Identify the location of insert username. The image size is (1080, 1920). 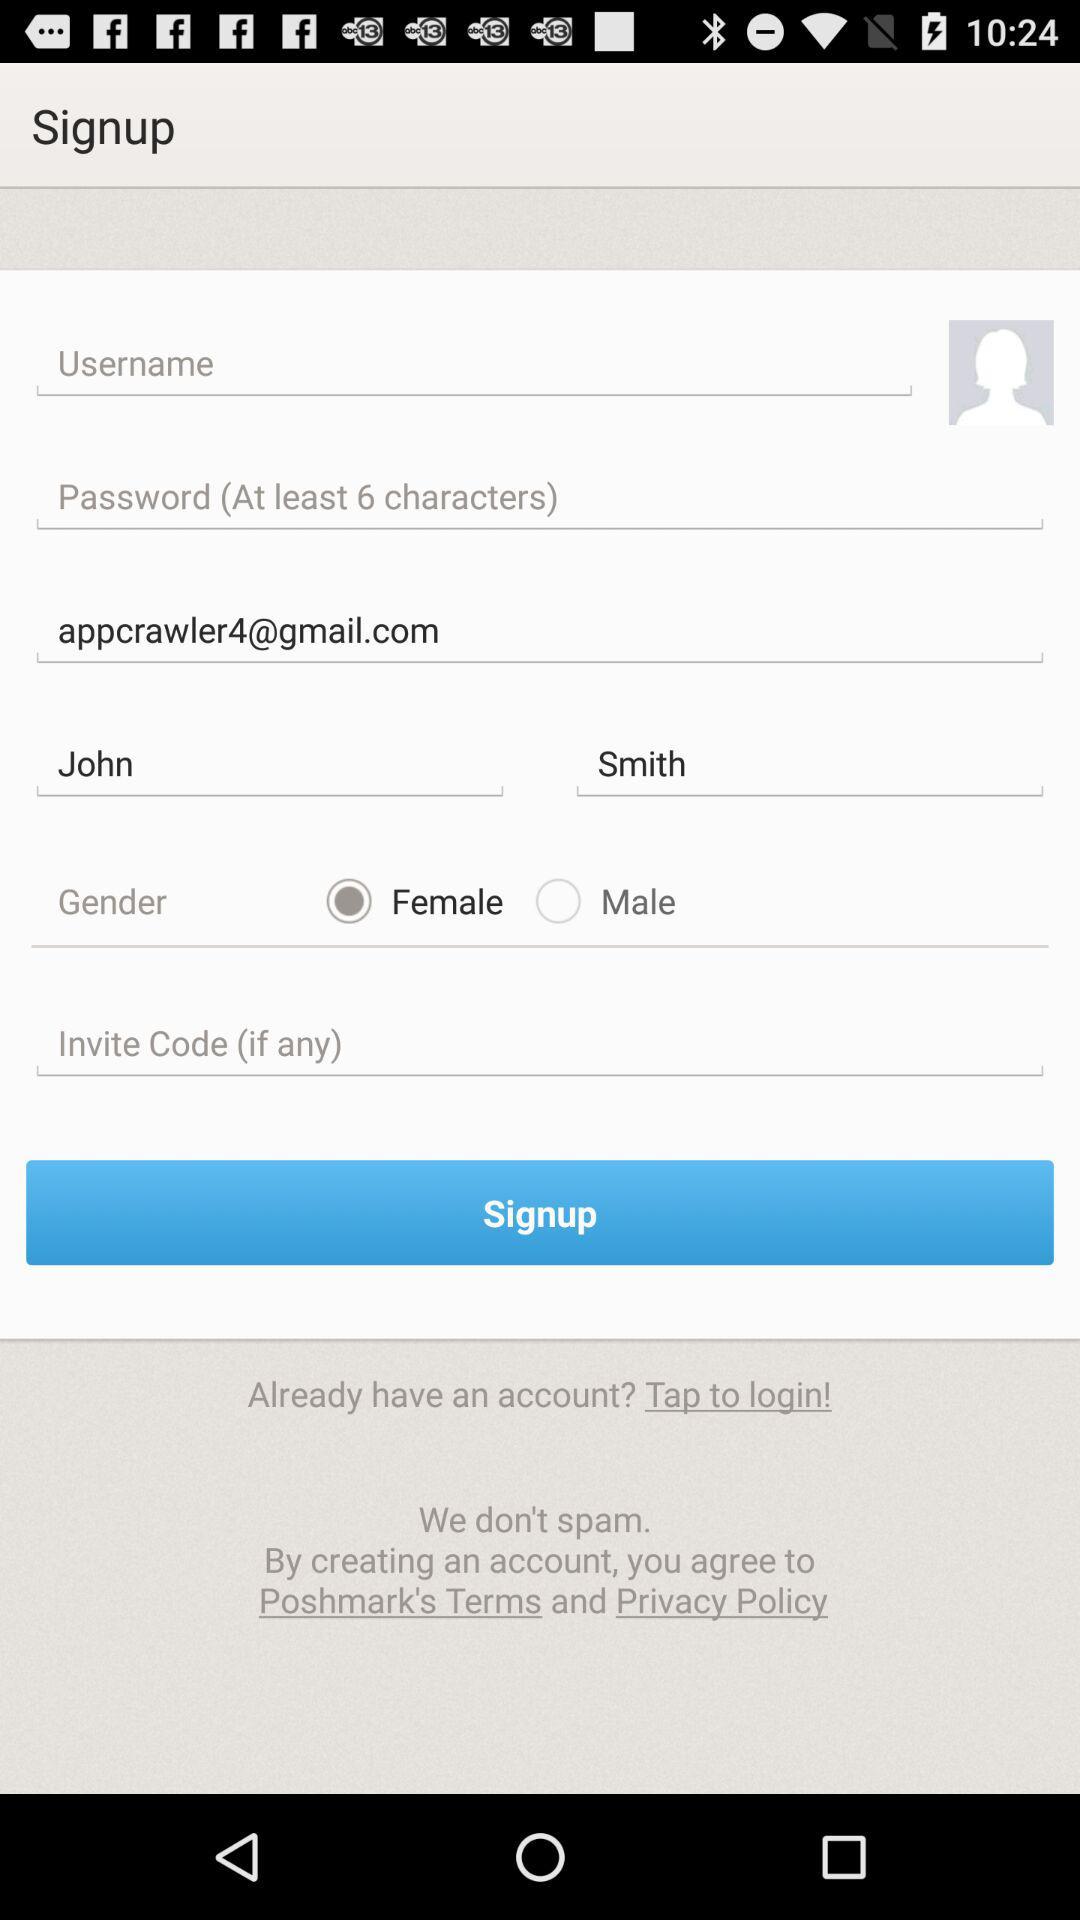
(474, 363).